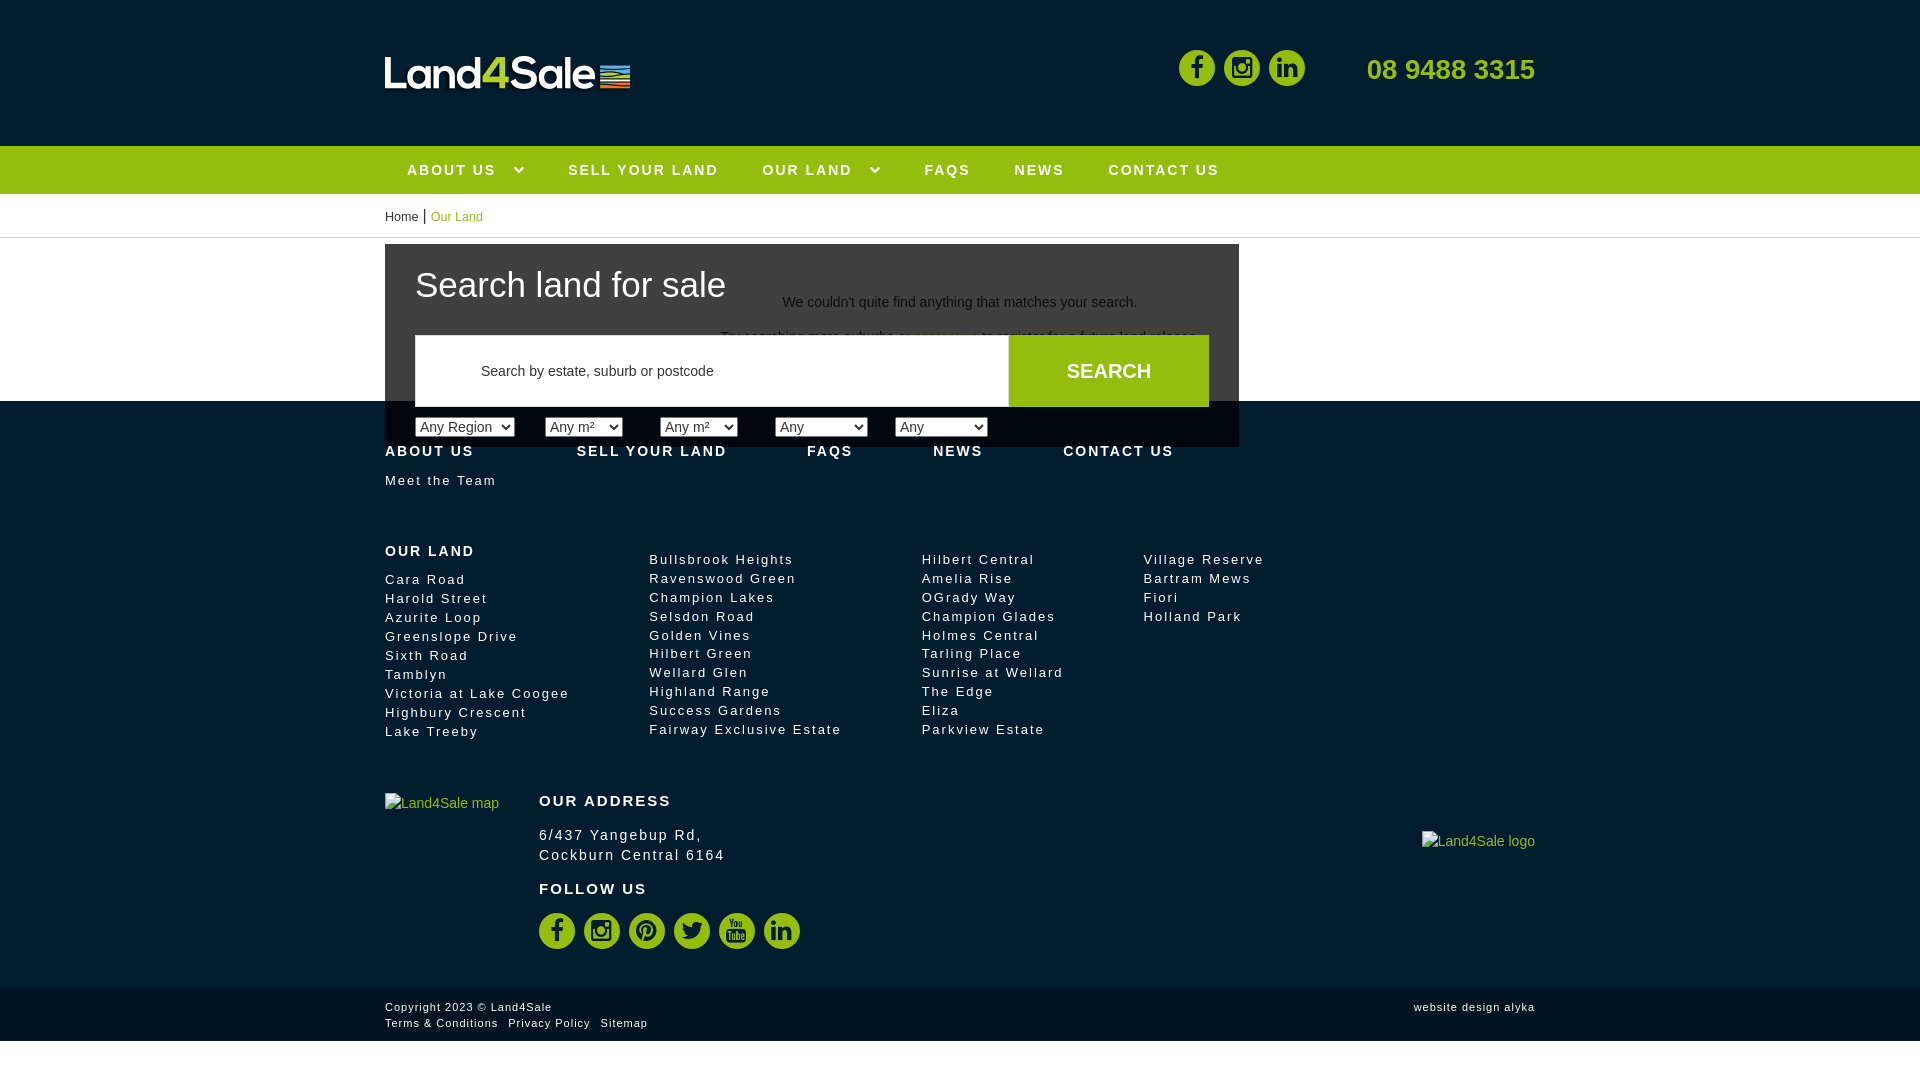 The height and width of the screenshot is (1080, 1920). I want to click on 'CONTACT US', so click(1117, 451).